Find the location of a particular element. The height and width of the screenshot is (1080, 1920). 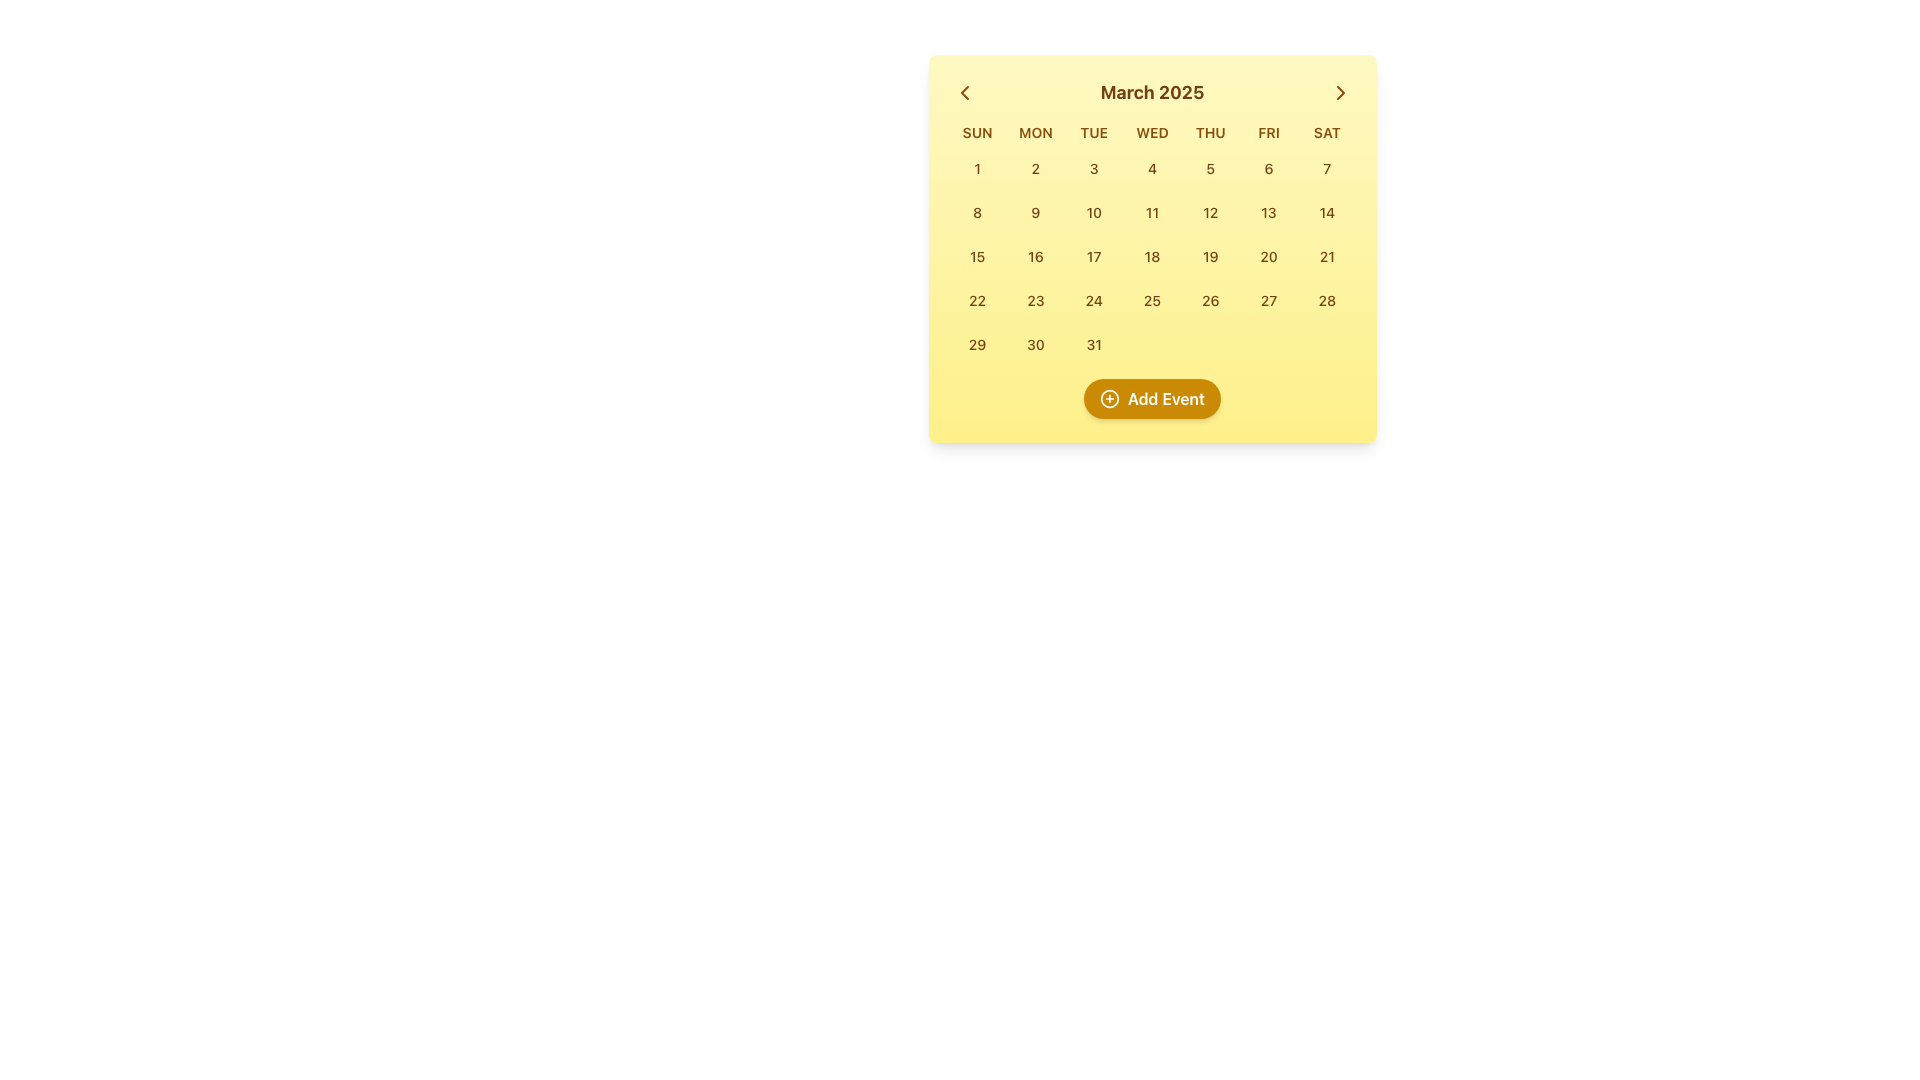

the calendar grid cell displaying the number '20' is located at coordinates (1268, 256).